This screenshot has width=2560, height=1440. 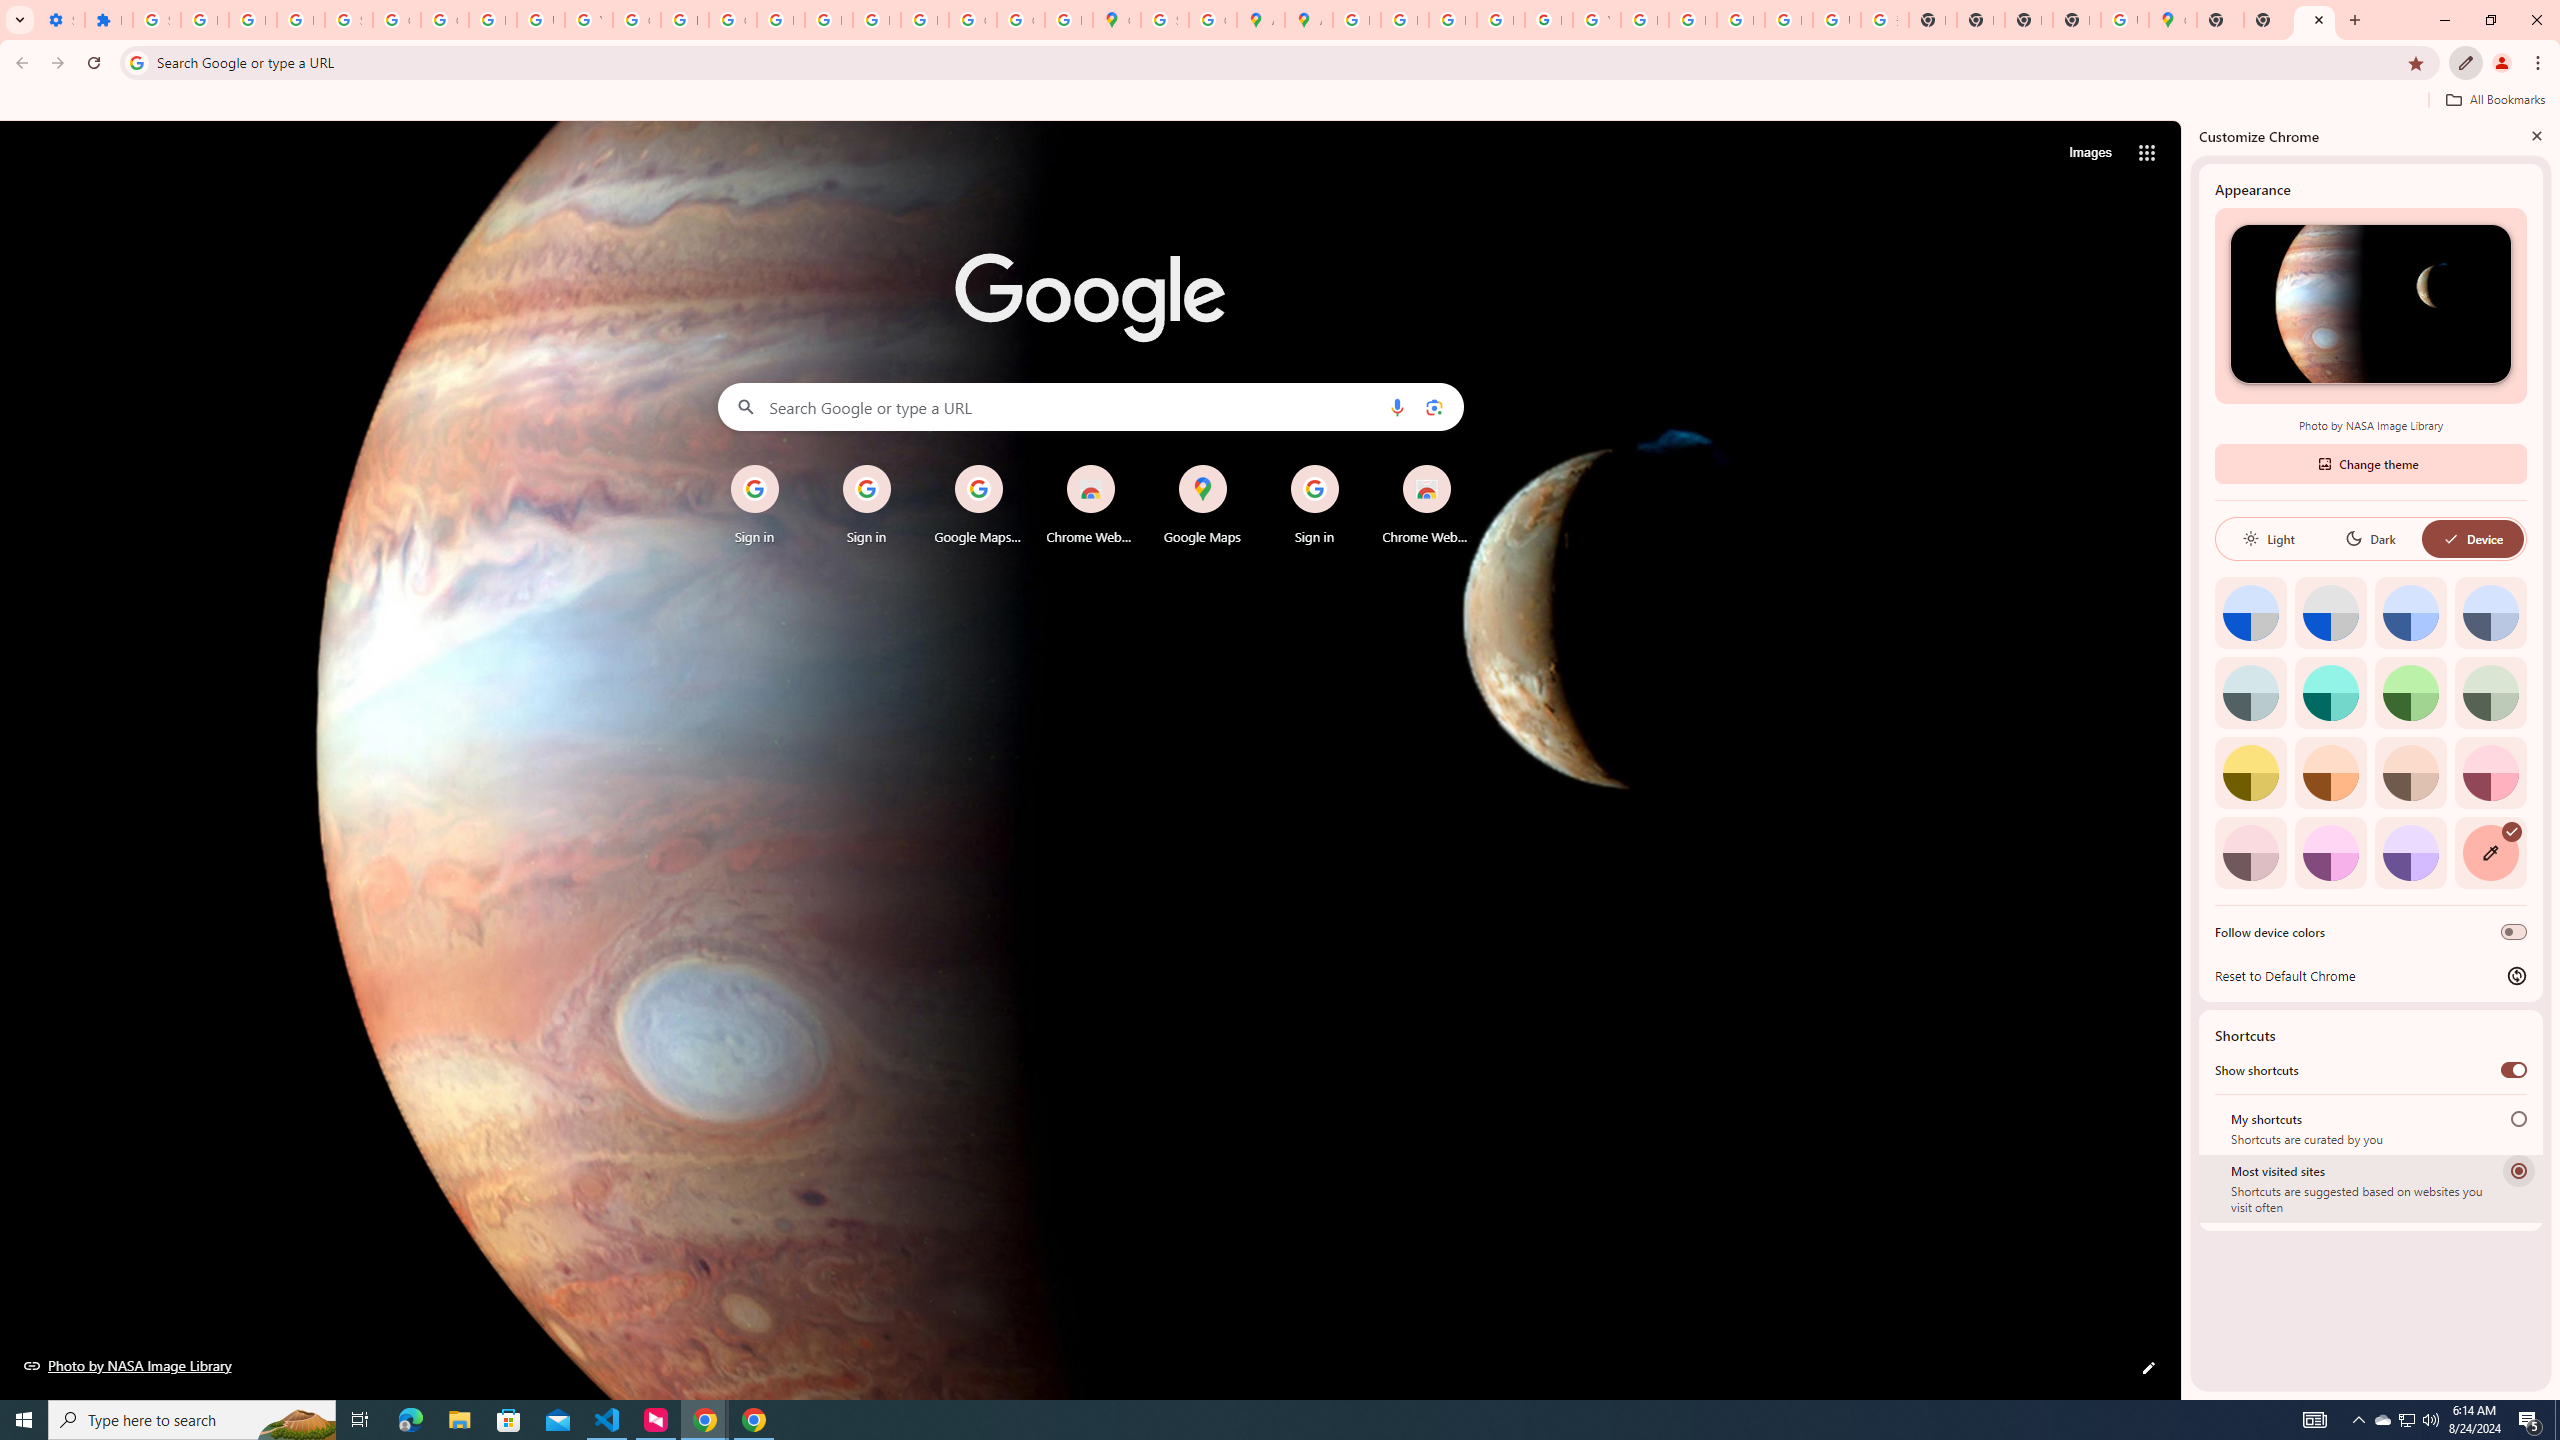 I want to click on 'Orange', so click(x=2329, y=771).